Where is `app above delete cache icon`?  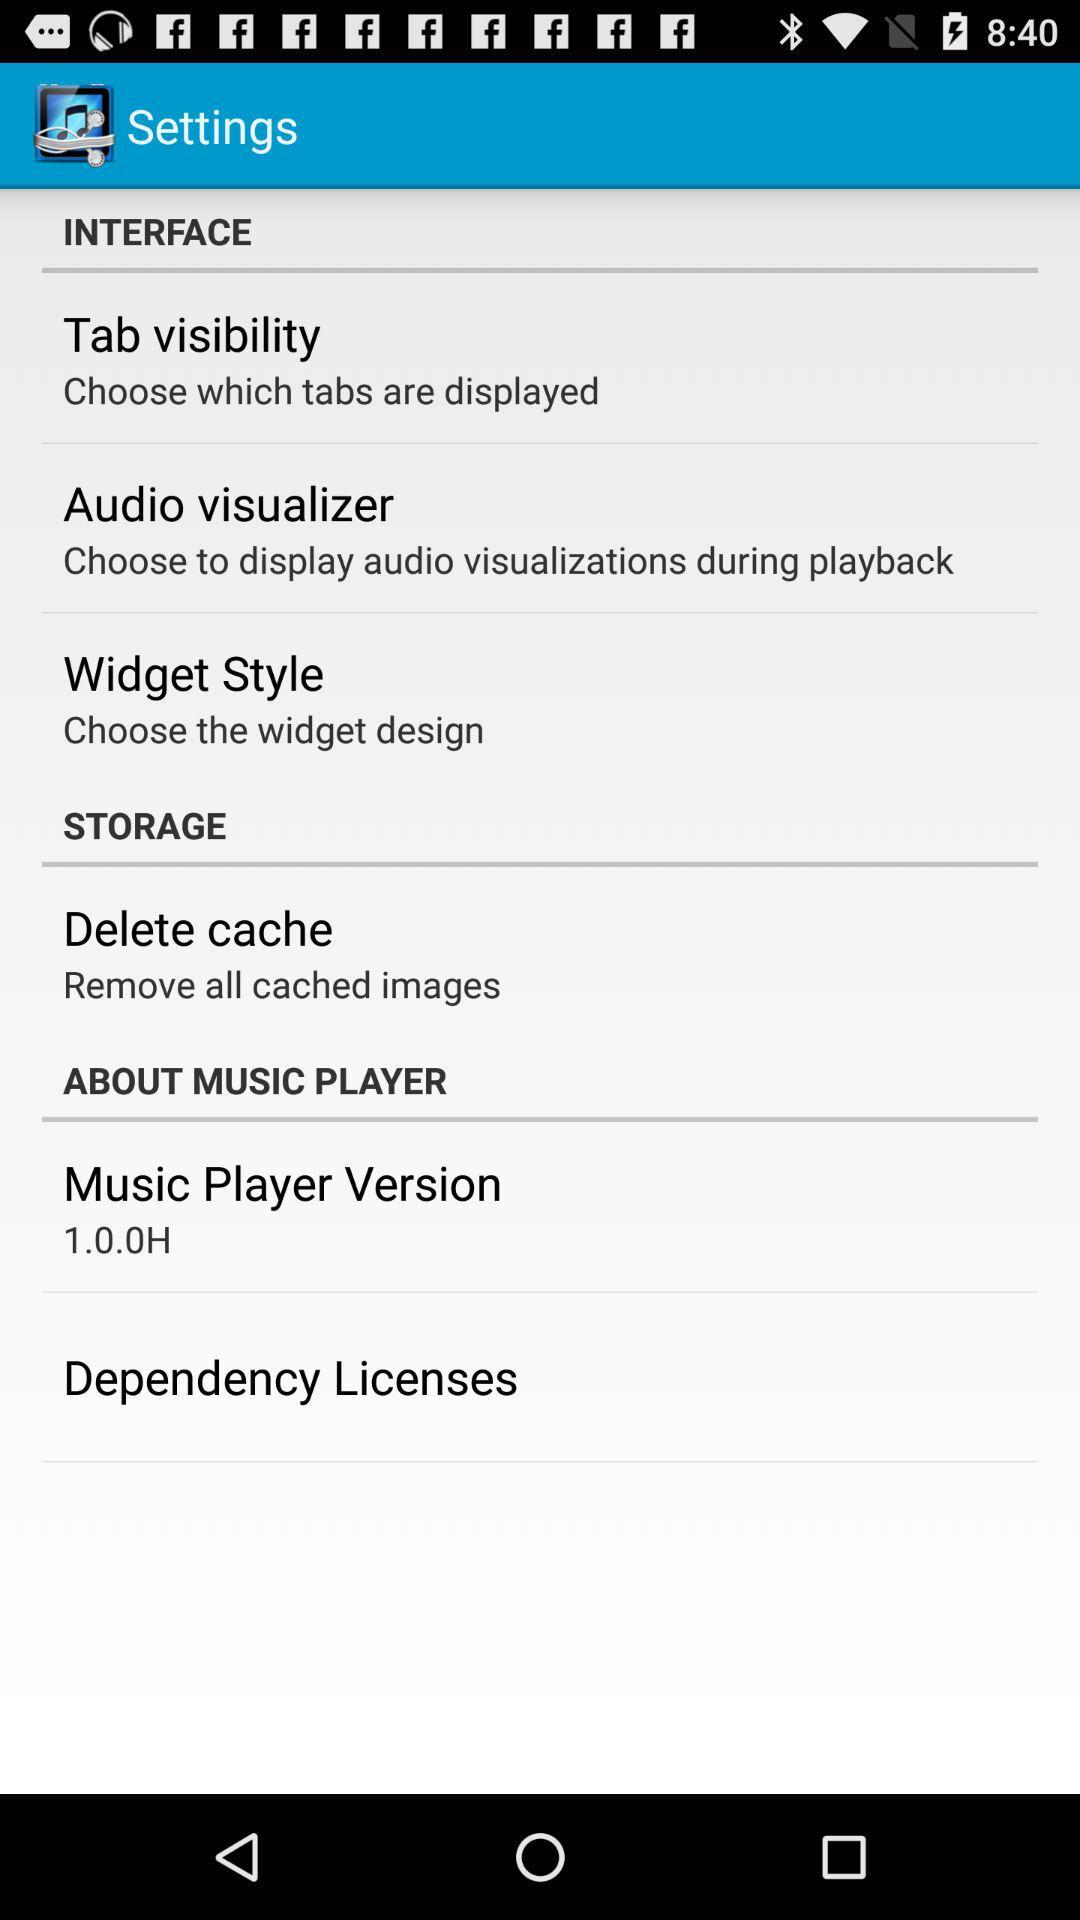
app above delete cache icon is located at coordinates (540, 825).